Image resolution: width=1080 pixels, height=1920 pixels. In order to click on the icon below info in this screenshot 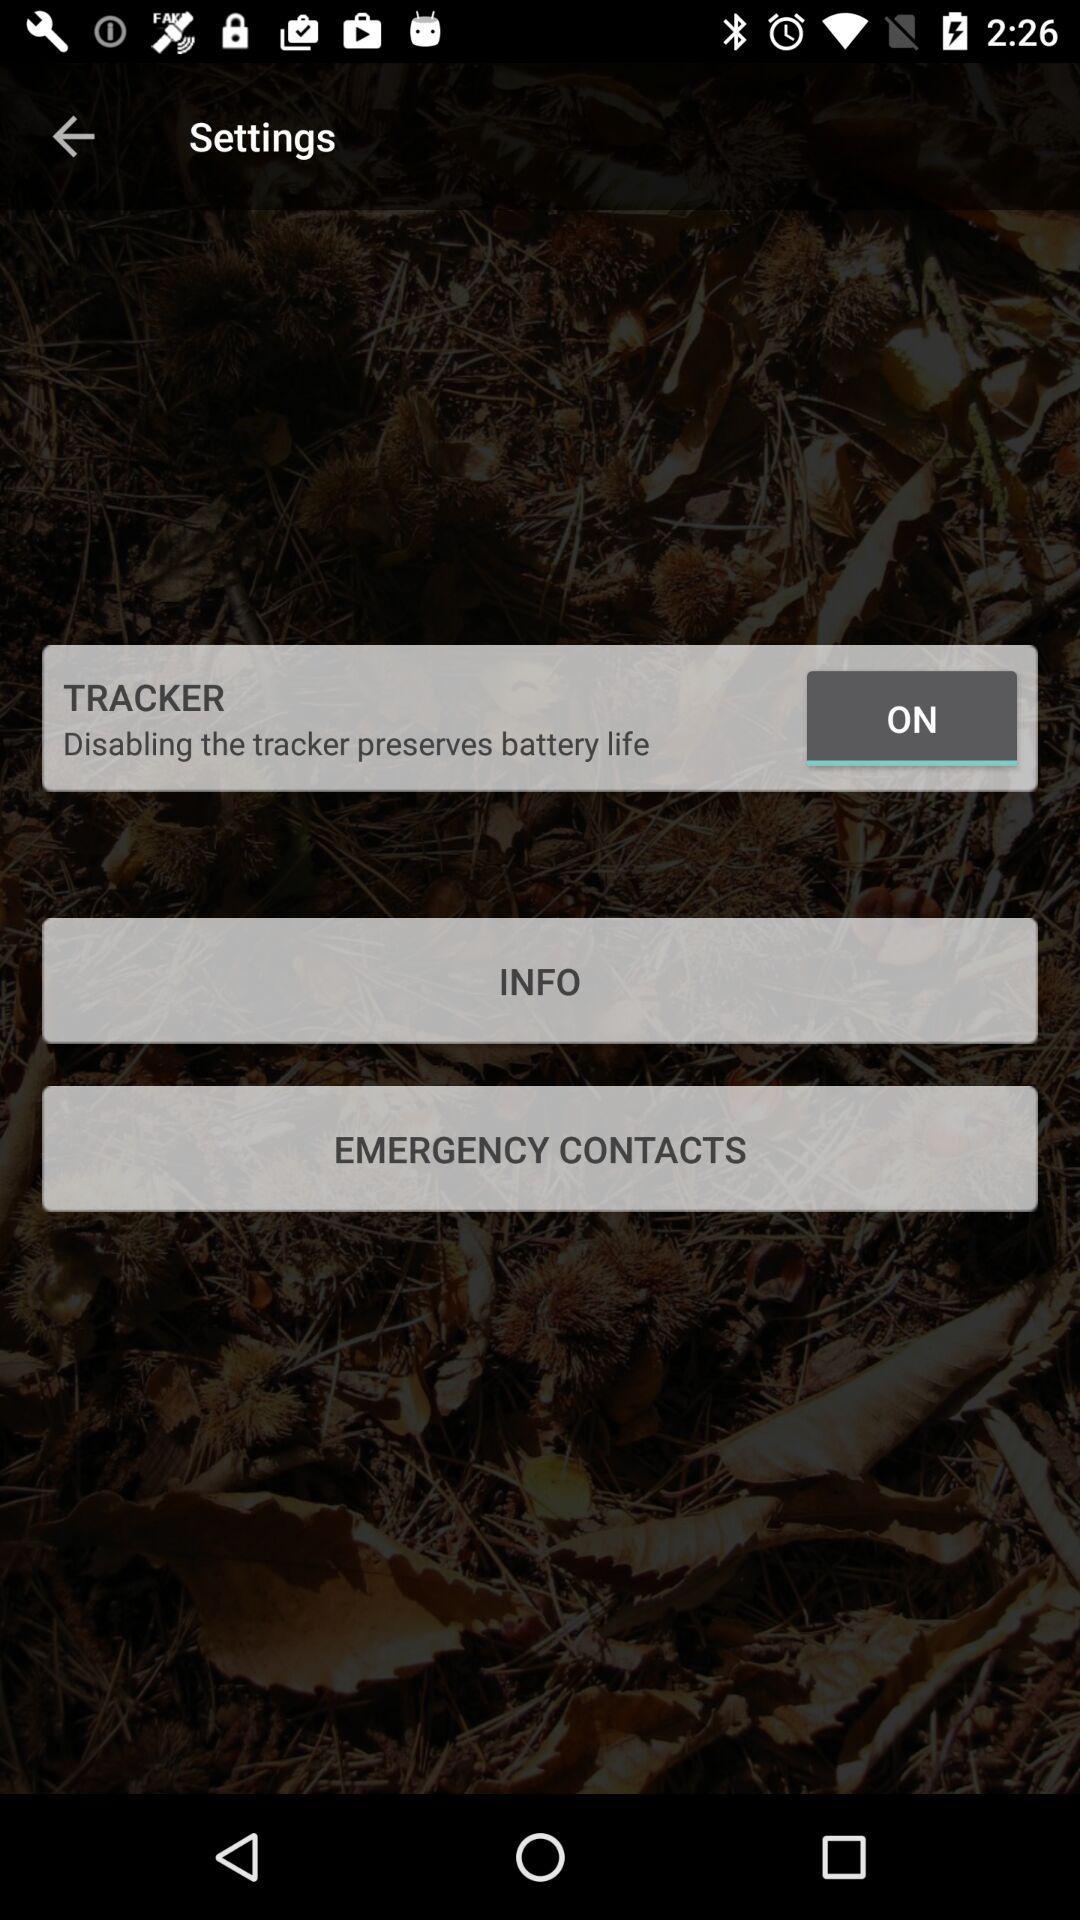, I will do `click(540, 1148)`.